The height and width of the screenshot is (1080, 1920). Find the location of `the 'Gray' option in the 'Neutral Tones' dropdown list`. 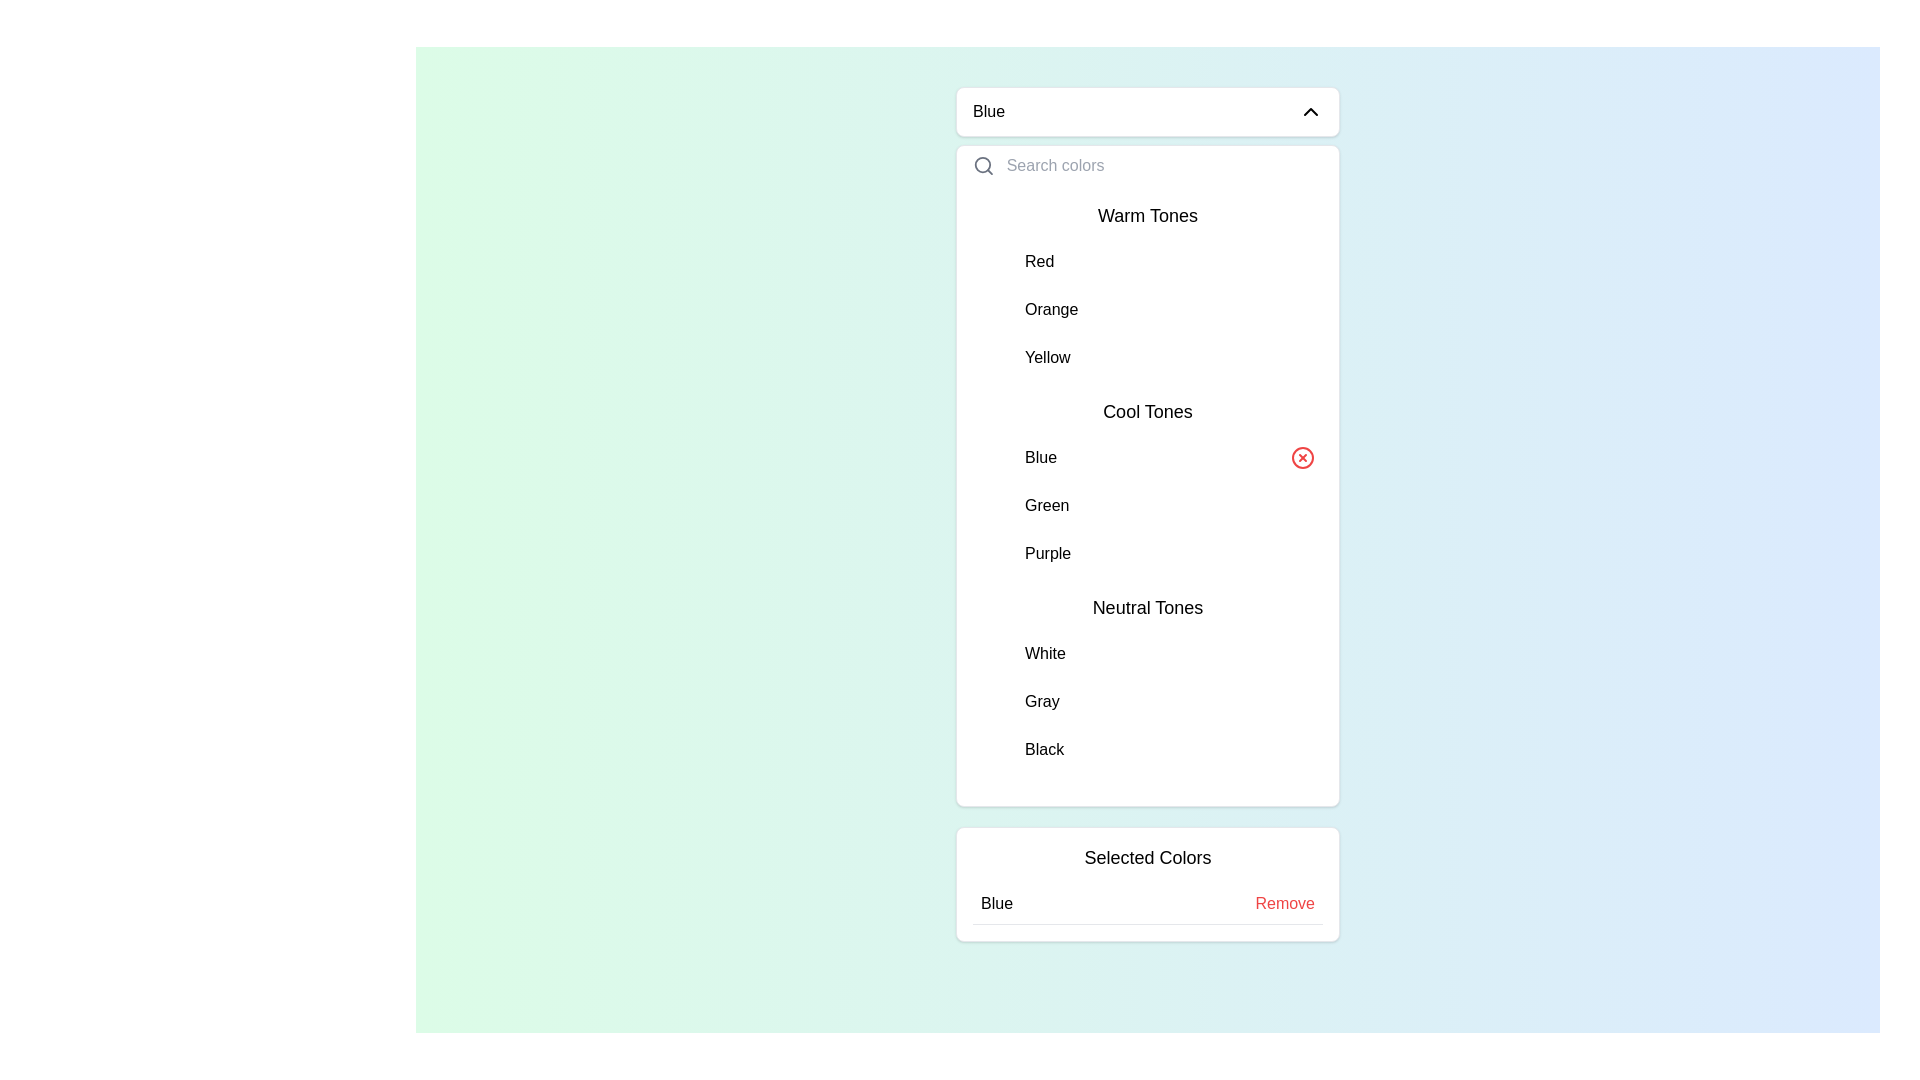

the 'Gray' option in the 'Neutral Tones' dropdown list is located at coordinates (1147, 701).